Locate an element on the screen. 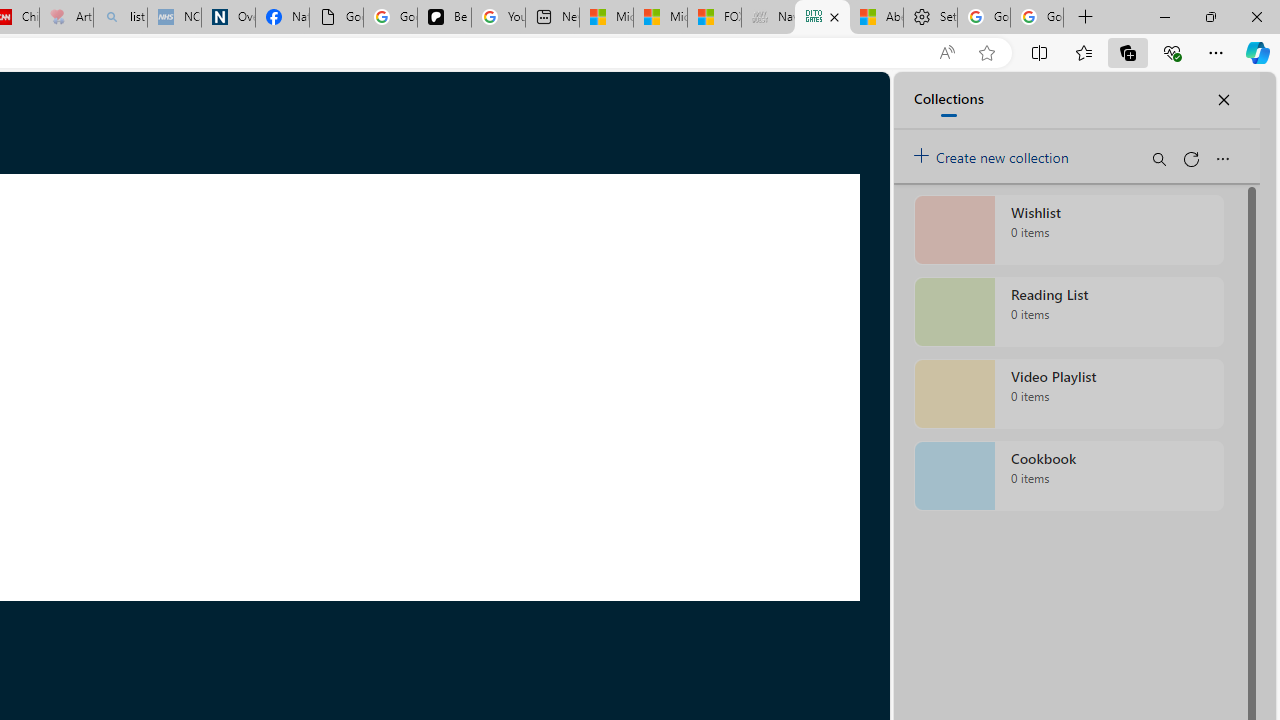  'Aberdeen, Hong Kong SAR hourly forecast | Microsoft Weather' is located at coordinates (876, 17).